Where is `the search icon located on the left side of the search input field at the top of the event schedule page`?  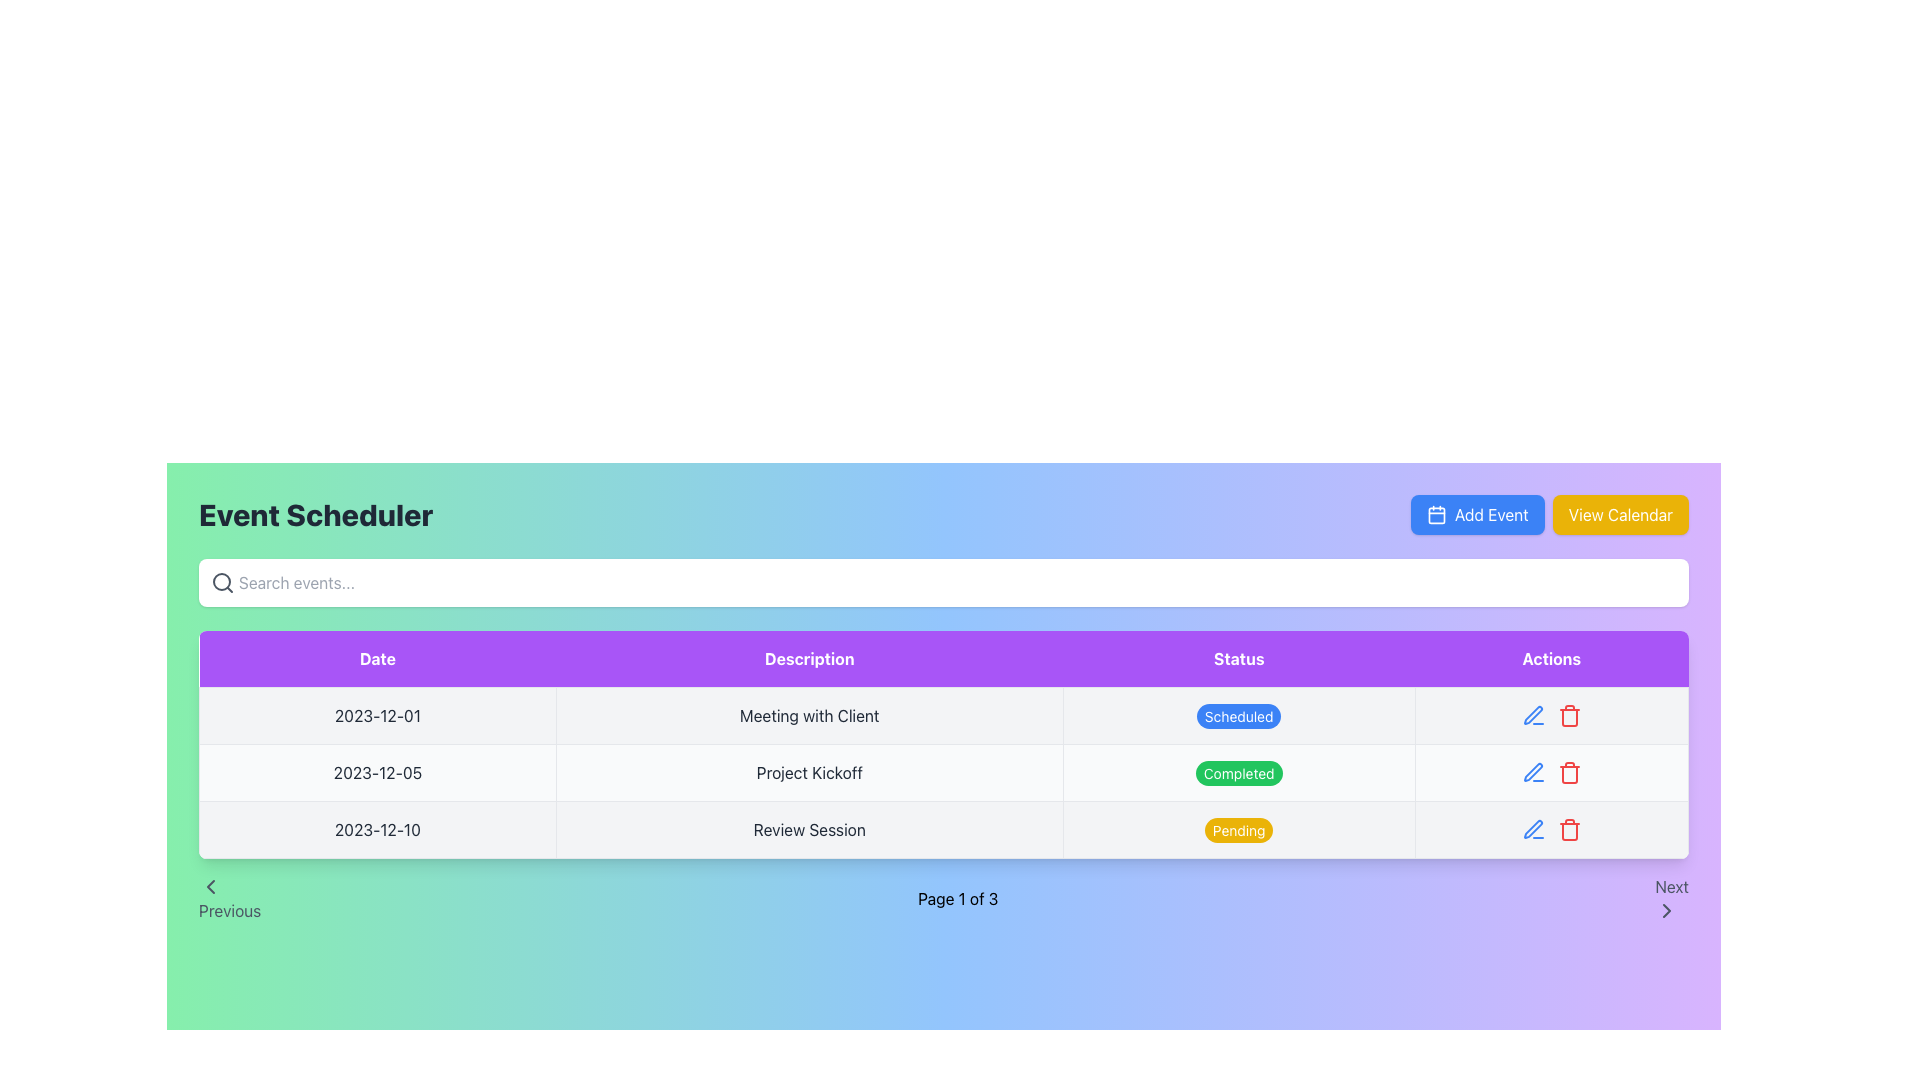
the search icon located on the left side of the search input field at the top of the event schedule page is located at coordinates (222, 582).